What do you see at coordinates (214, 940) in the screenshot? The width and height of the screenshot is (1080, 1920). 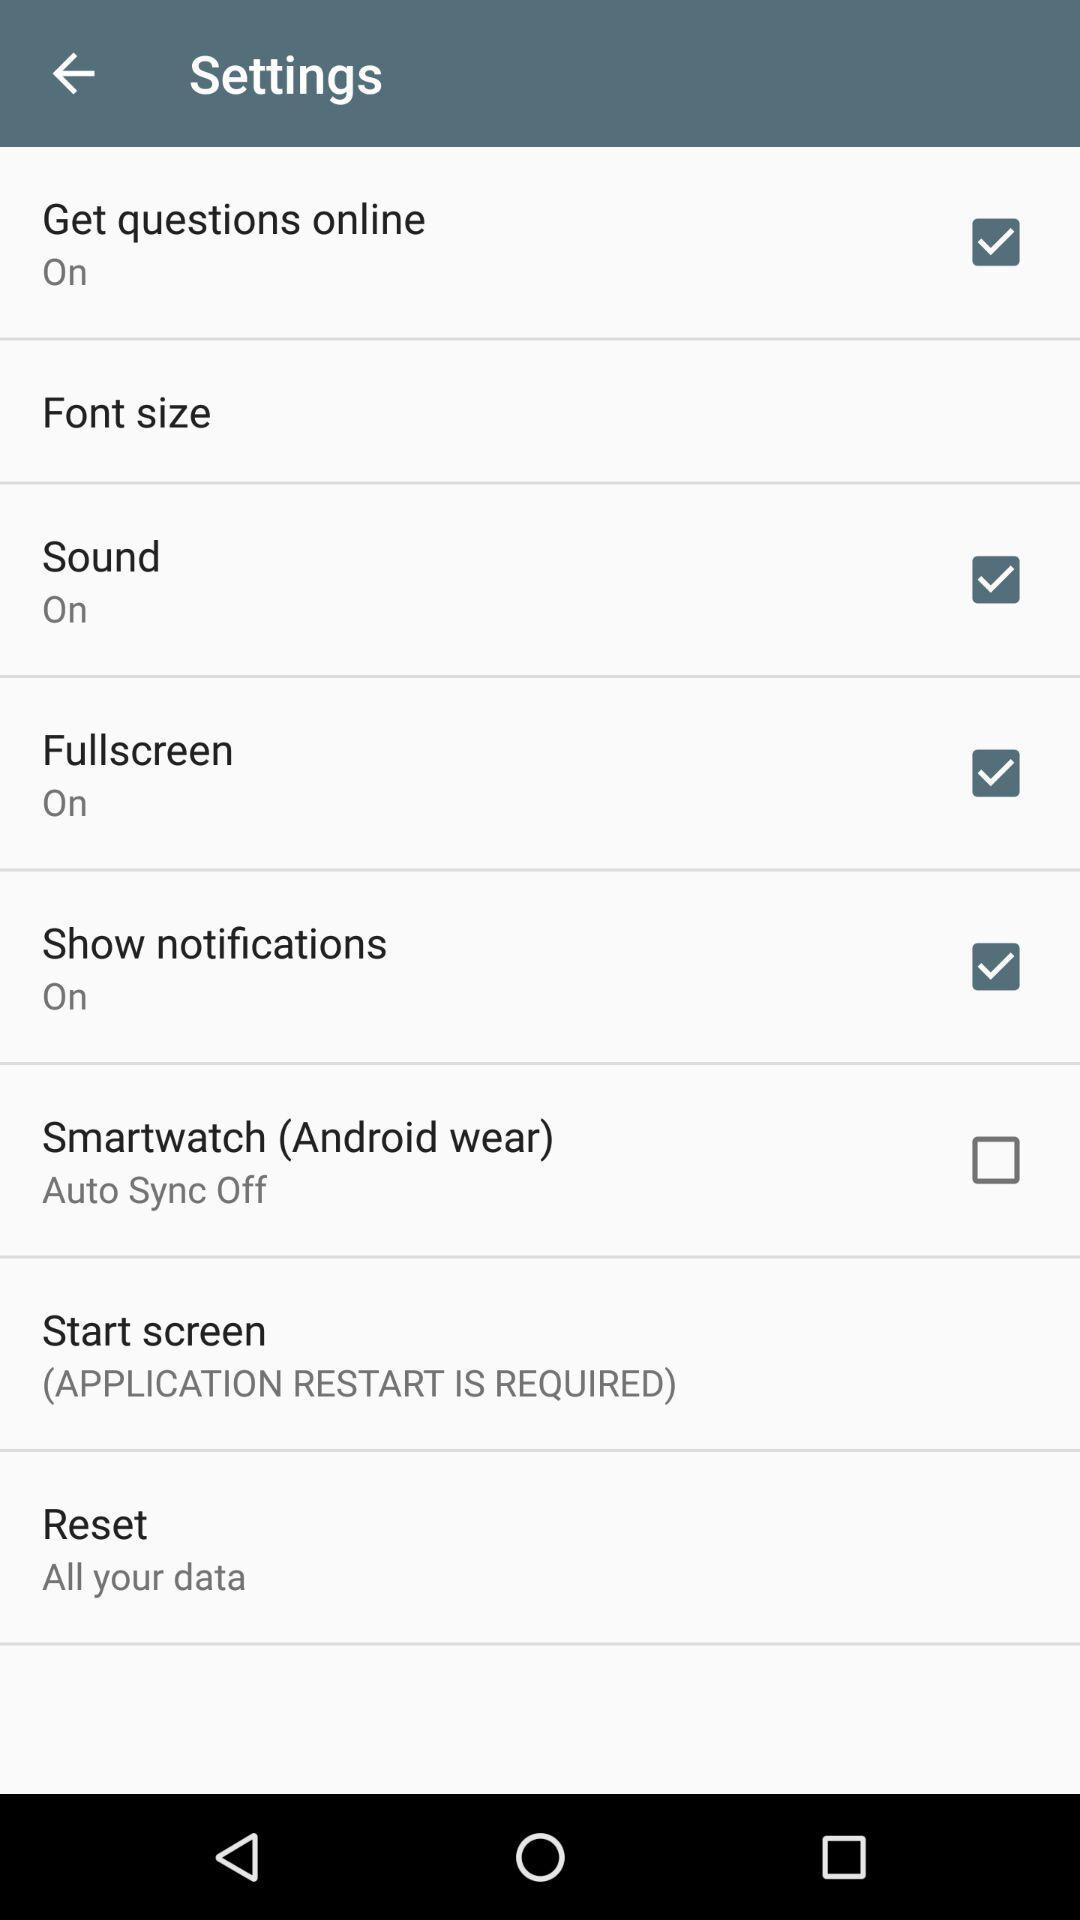 I see `the item below on` at bounding box center [214, 940].